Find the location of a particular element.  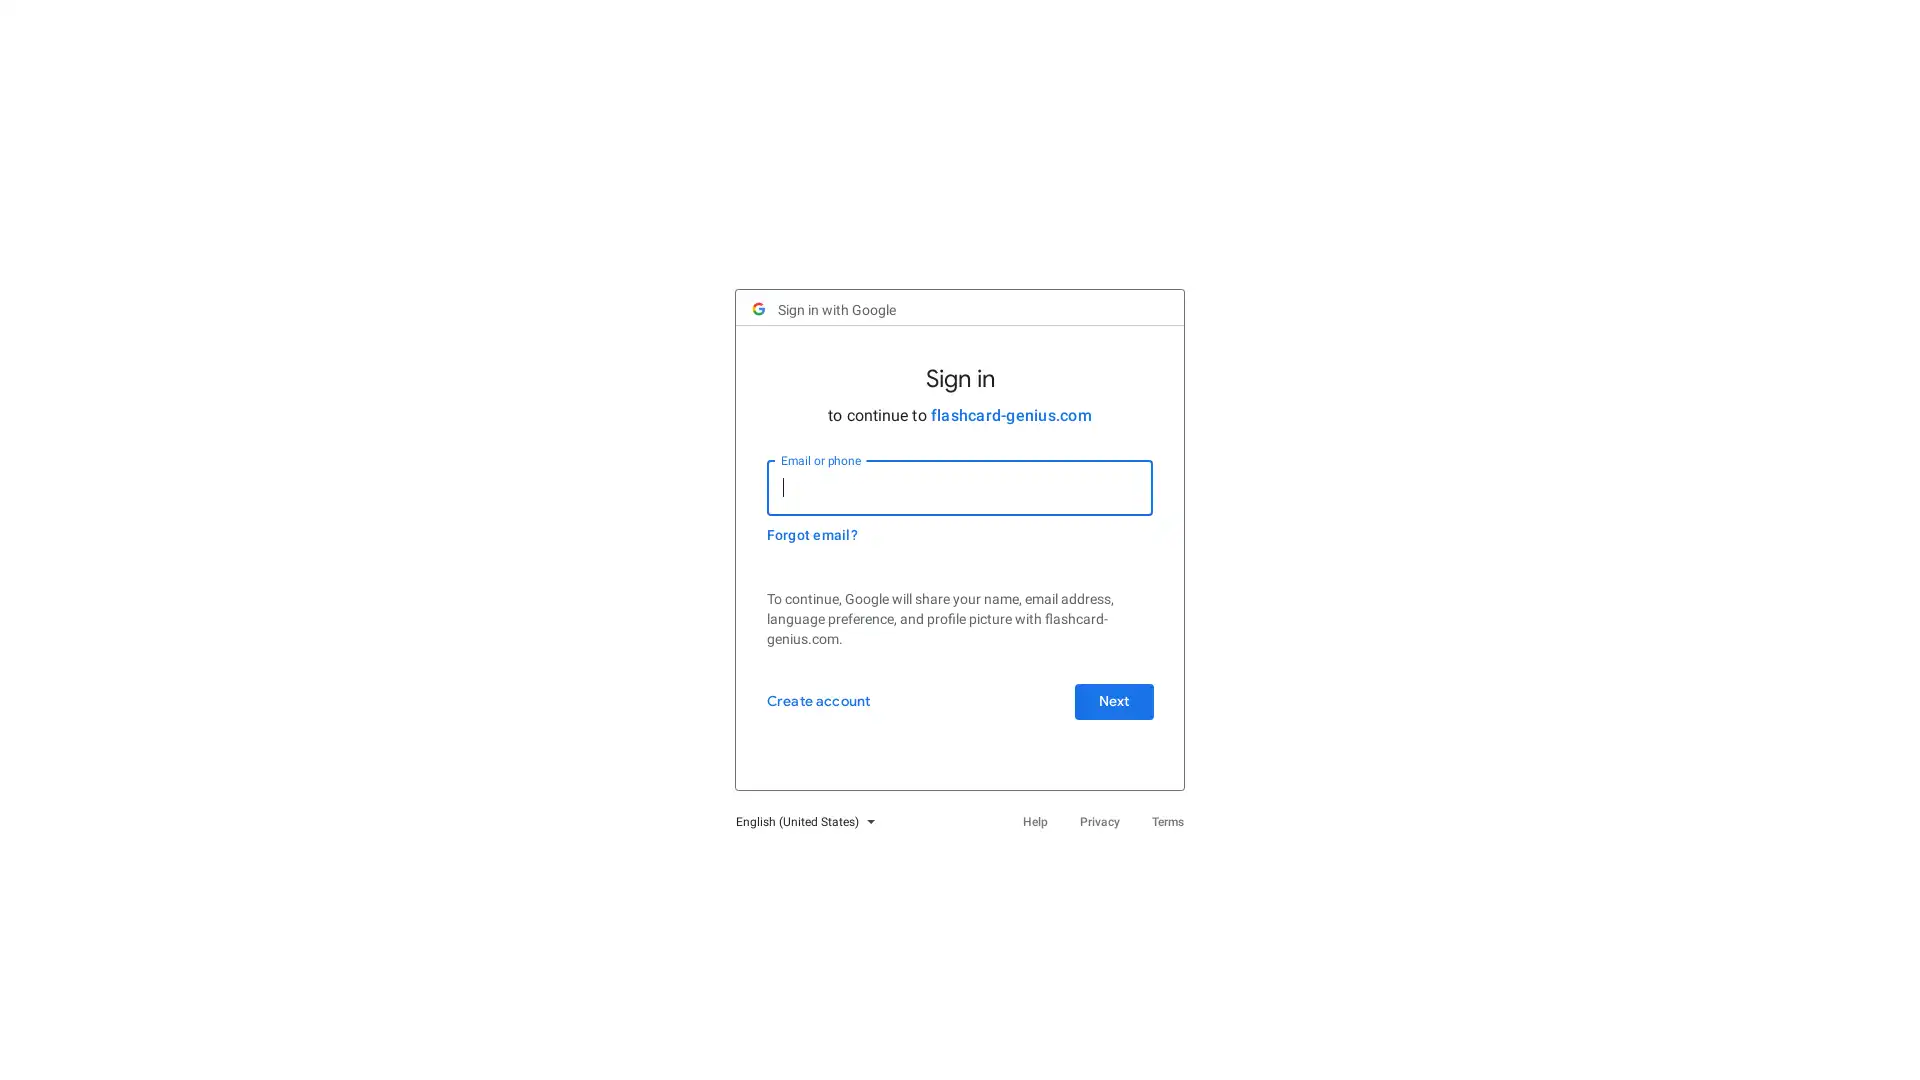

Next is located at coordinates (1103, 712).